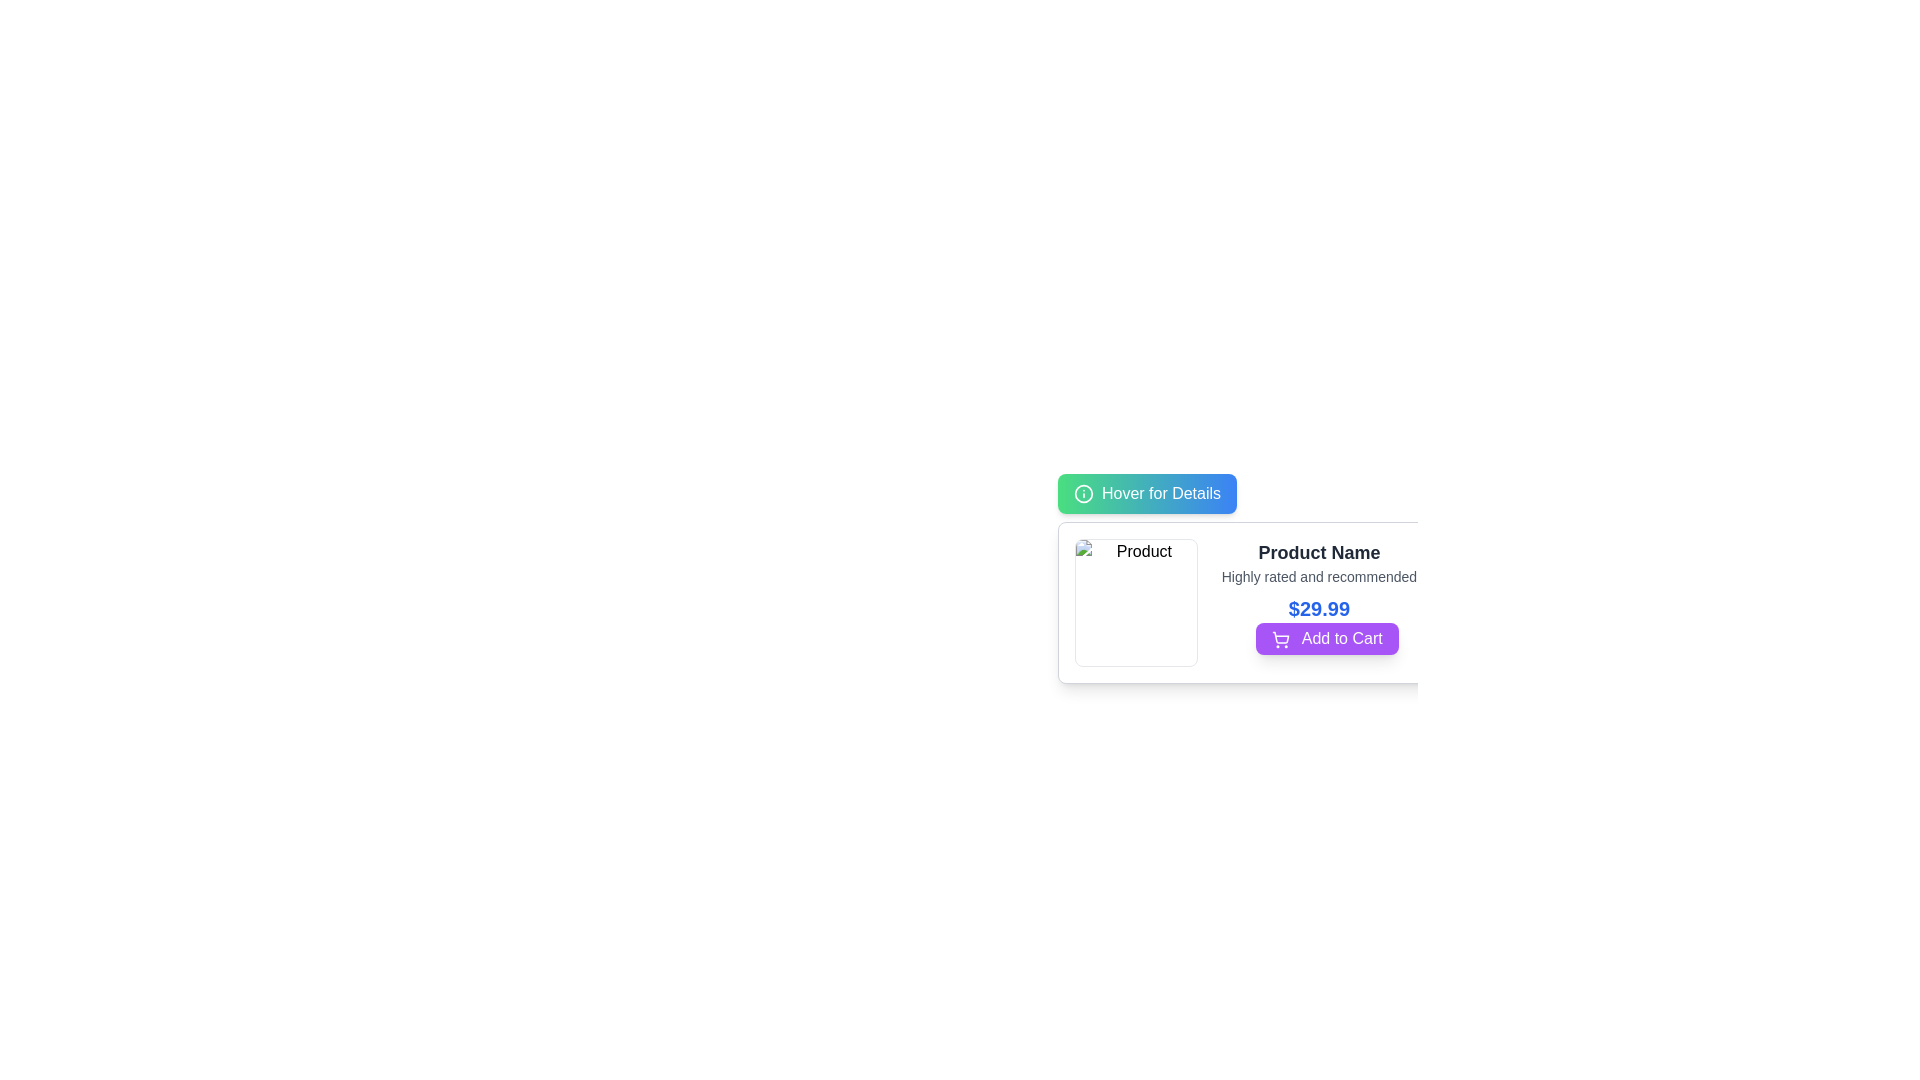 The height and width of the screenshot is (1080, 1920). Describe the element at coordinates (1319, 577) in the screenshot. I see `the text label displaying 'Highly rated and recommended', which is located beneath the title 'Product Name' and above the price '$29.99'` at that location.